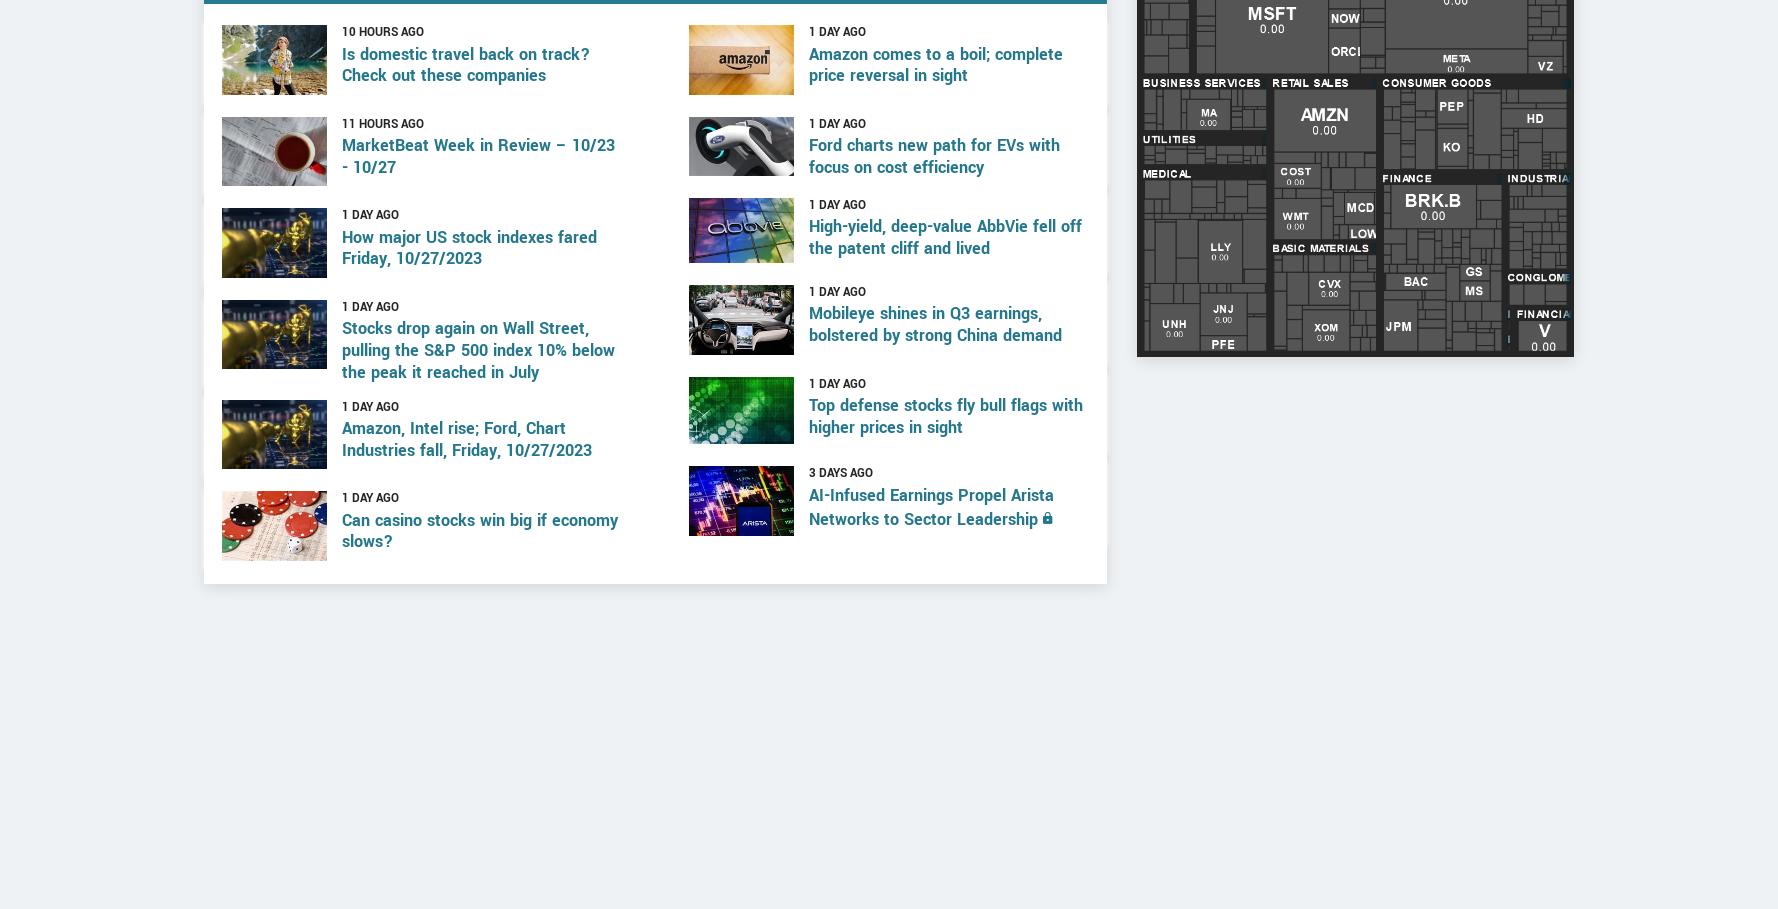 The width and height of the screenshot is (1778, 909). Describe the element at coordinates (935, 139) in the screenshot. I see `'Amazon comes to a boil; complete price reversal in sight'` at that location.